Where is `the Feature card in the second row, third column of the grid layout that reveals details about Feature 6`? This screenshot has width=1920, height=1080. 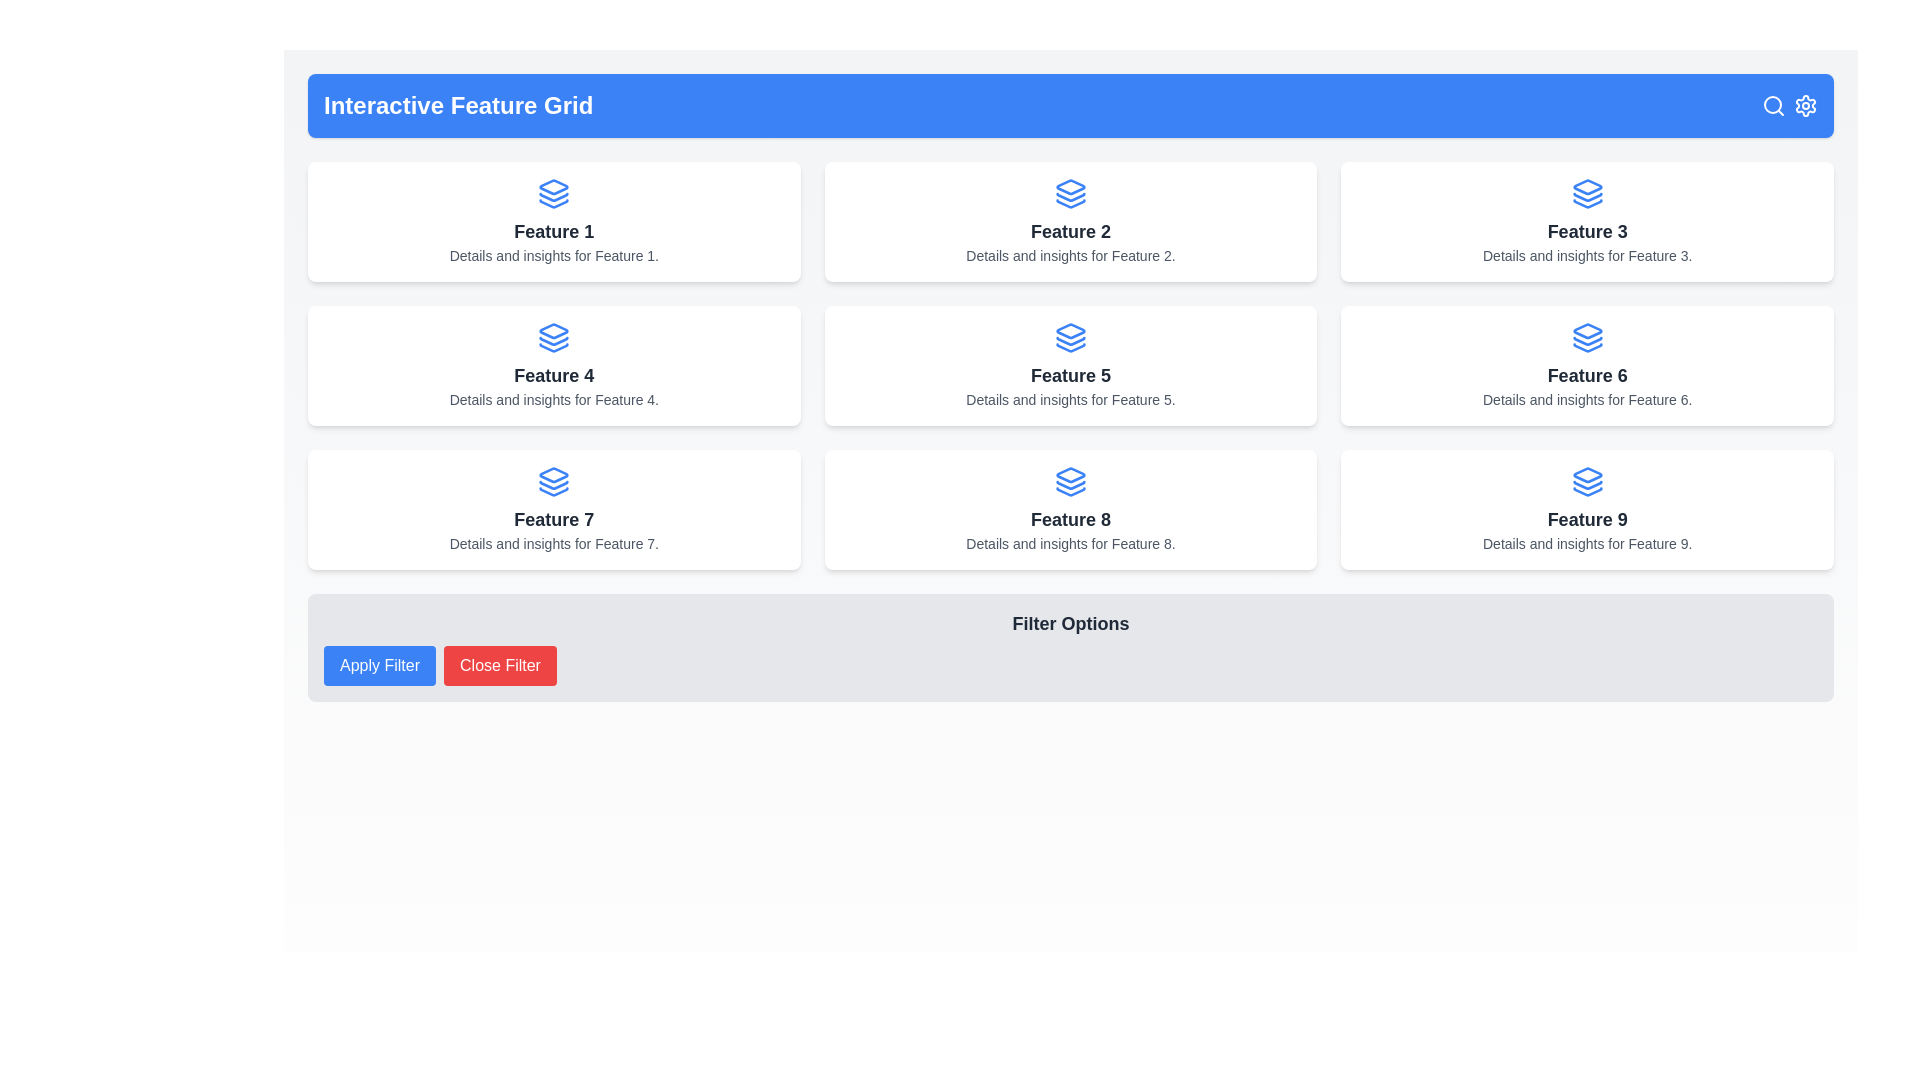 the Feature card in the second row, third column of the grid layout that reveals details about Feature 6 is located at coordinates (1586, 366).